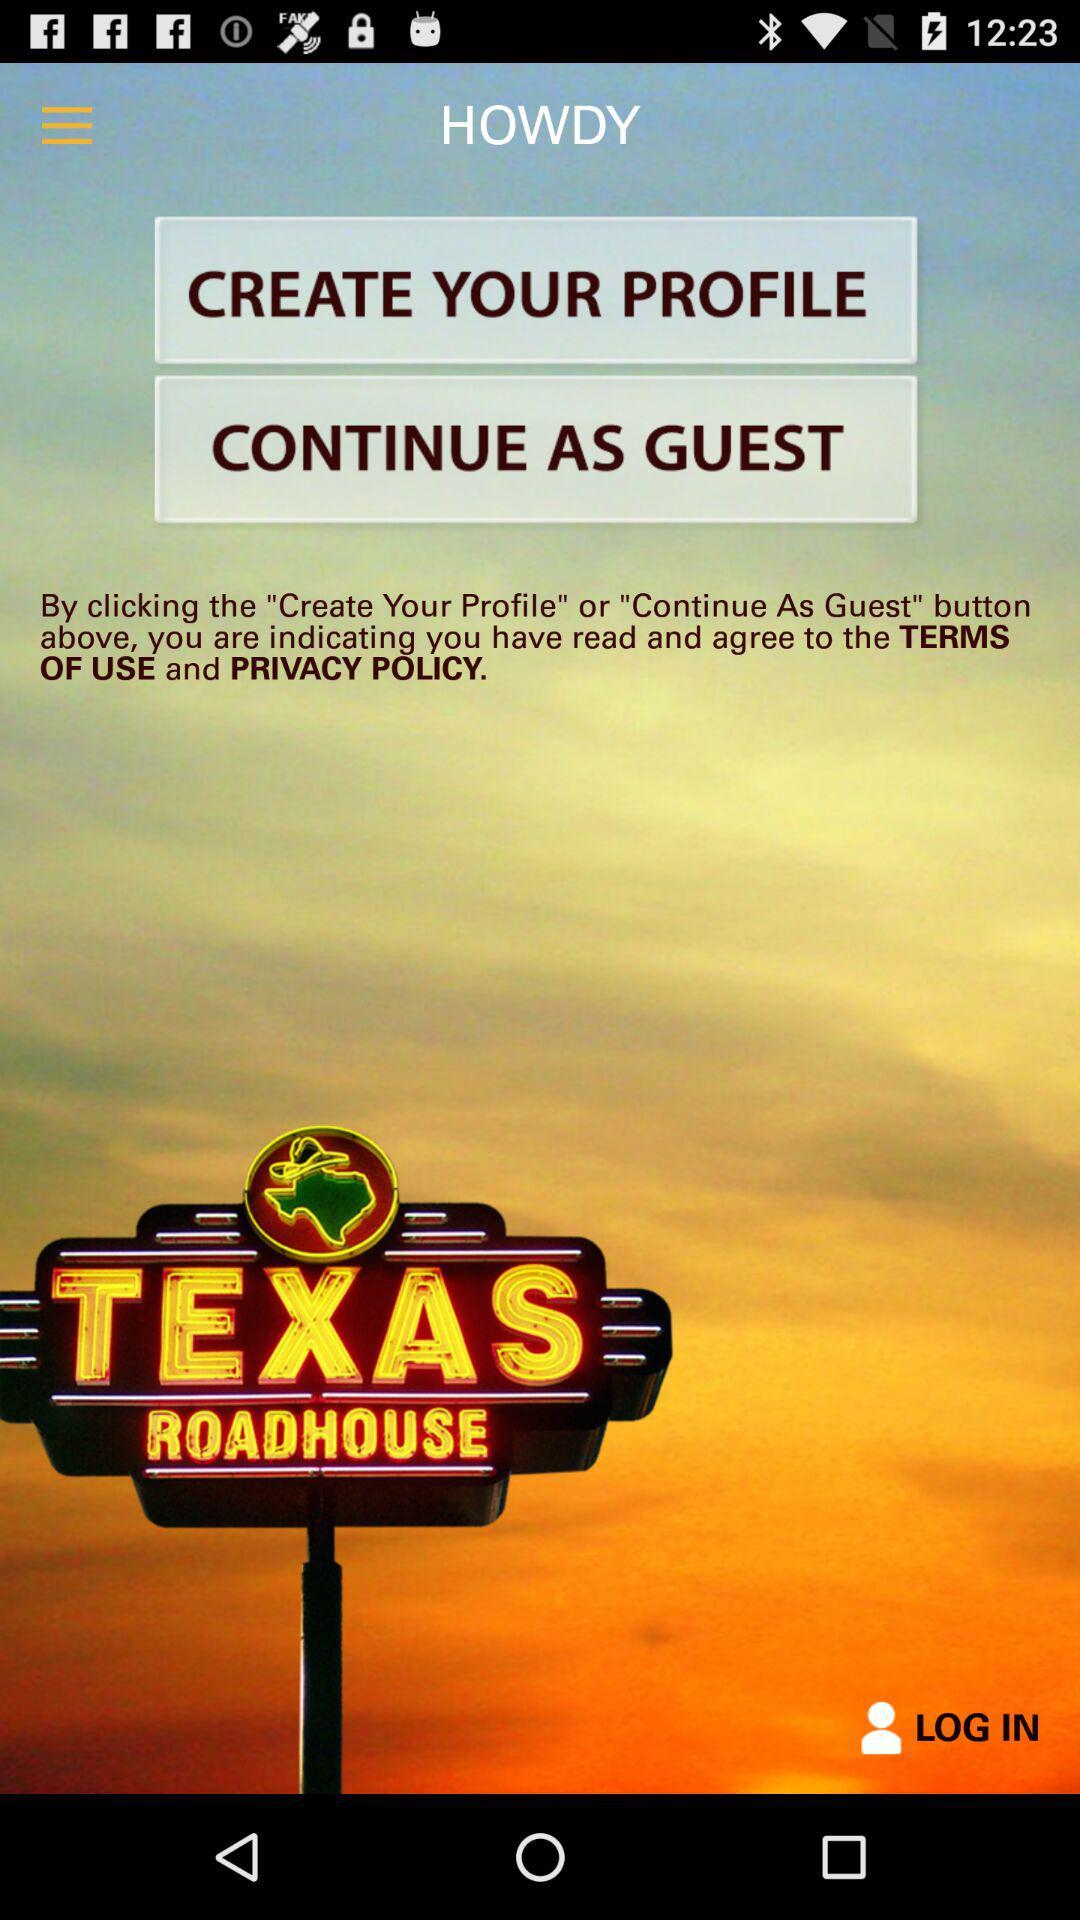 This screenshot has height=1920, width=1080. Describe the element at coordinates (540, 293) in the screenshot. I see `profile button` at that location.